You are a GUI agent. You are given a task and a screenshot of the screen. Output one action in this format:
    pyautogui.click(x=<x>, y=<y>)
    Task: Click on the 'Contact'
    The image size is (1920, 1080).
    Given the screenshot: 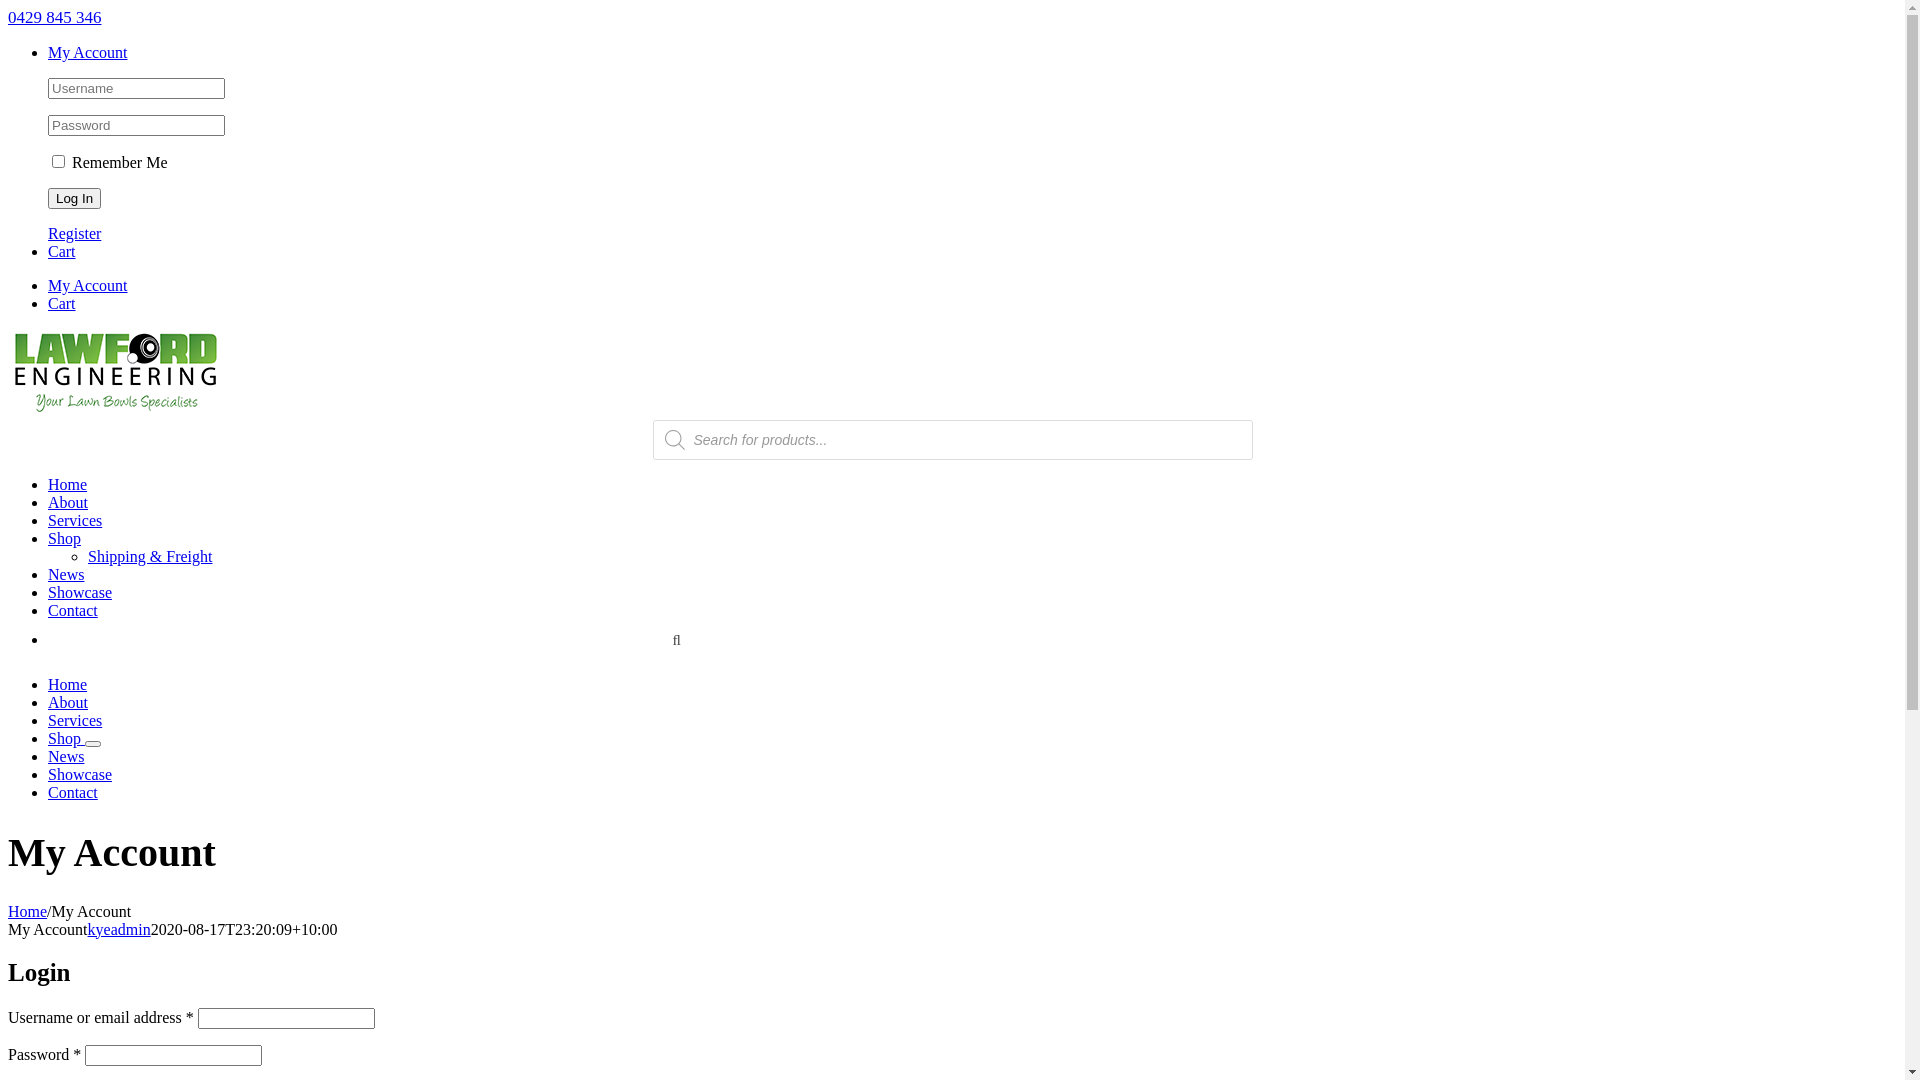 What is the action you would take?
    pyautogui.click(x=72, y=791)
    